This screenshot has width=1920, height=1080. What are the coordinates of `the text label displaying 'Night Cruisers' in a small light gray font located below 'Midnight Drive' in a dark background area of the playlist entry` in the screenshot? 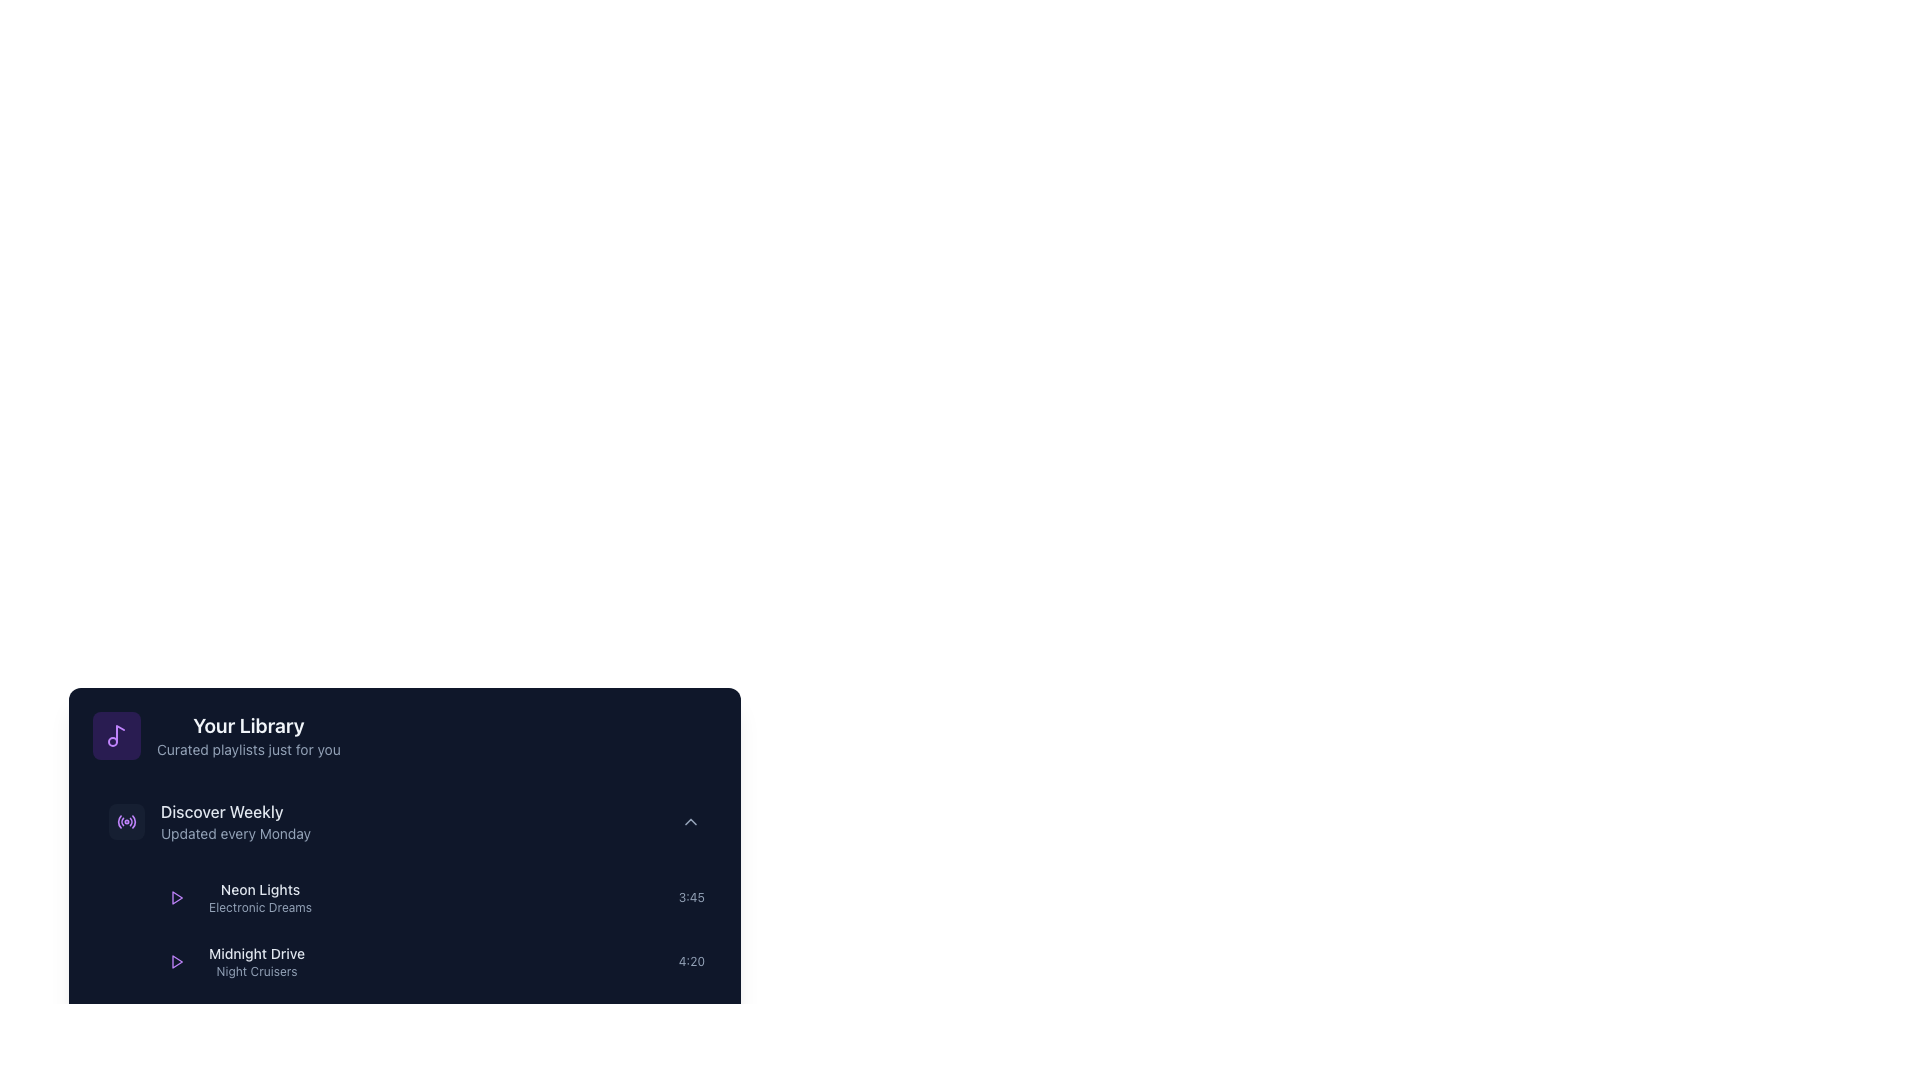 It's located at (256, 971).